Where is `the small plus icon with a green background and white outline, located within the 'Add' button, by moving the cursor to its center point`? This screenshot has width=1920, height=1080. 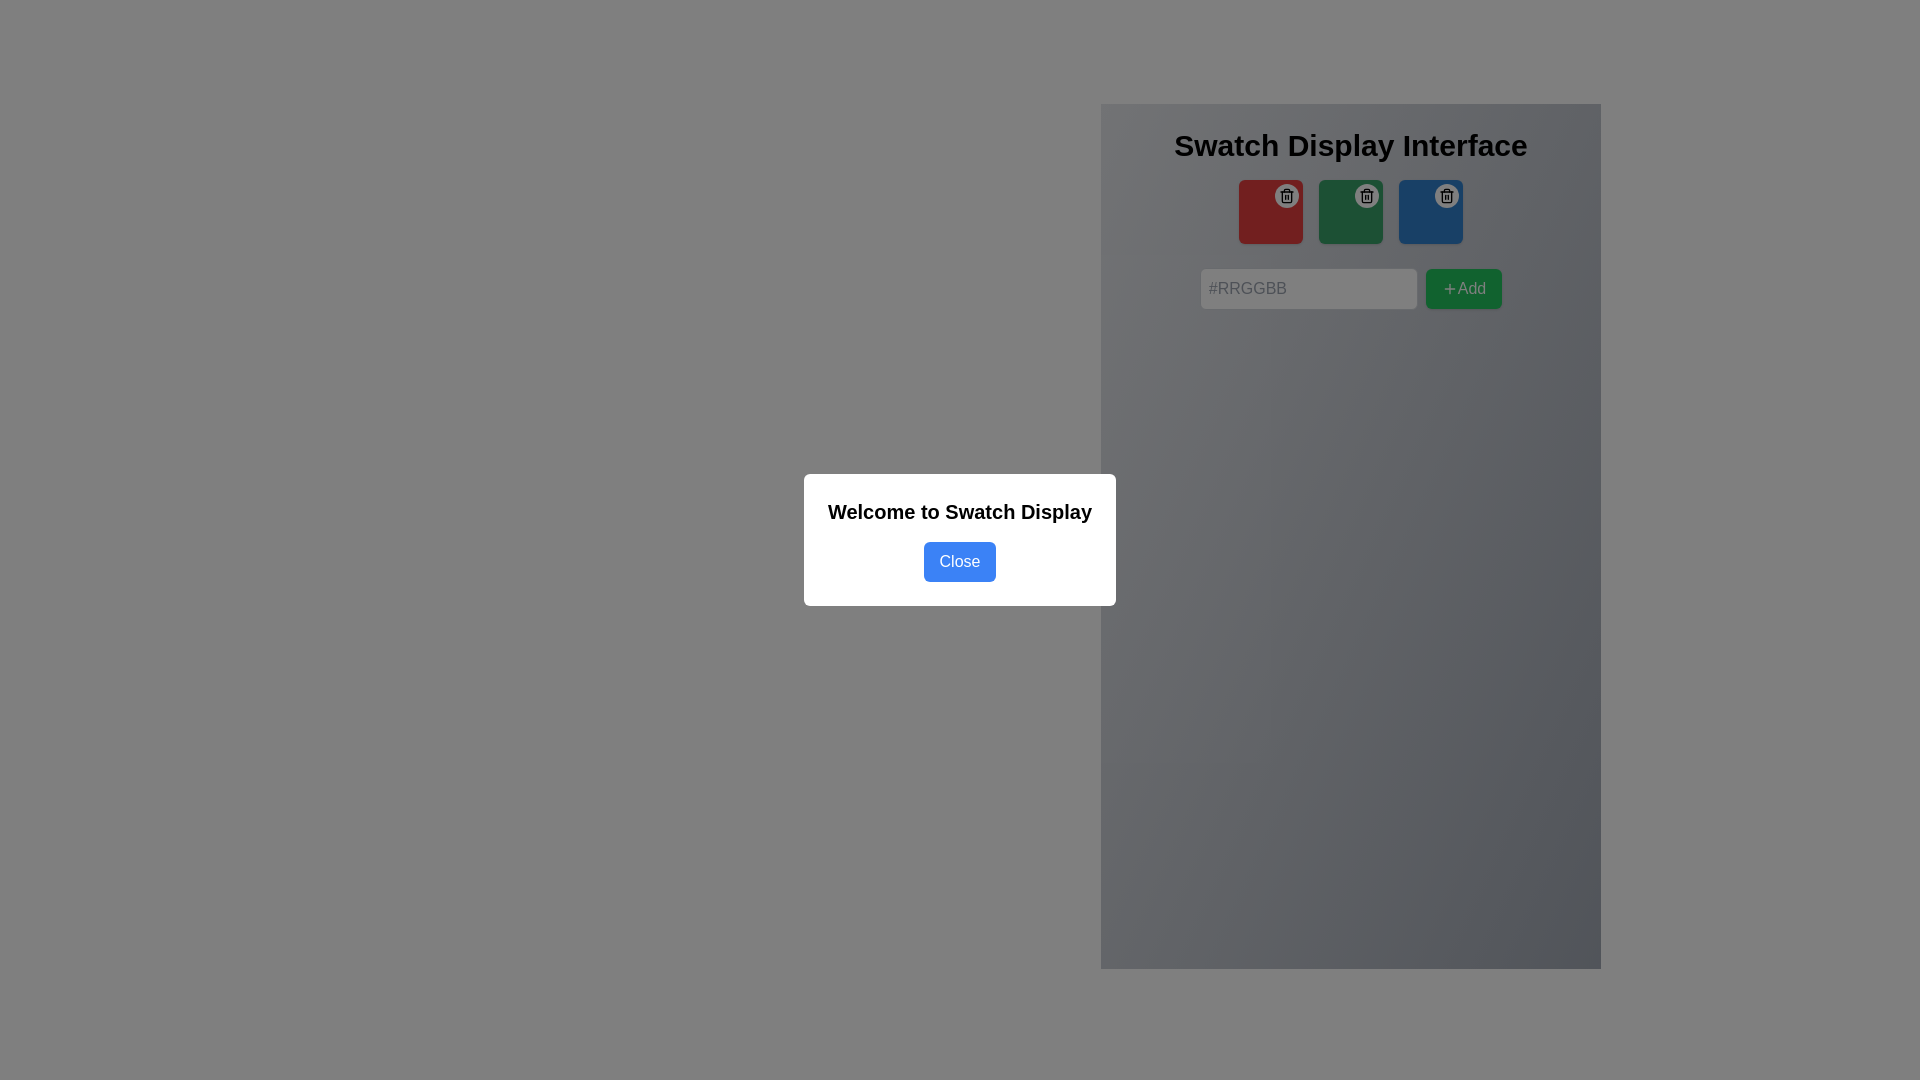
the small plus icon with a green background and white outline, located within the 'Add' button, by moving the cursor to its center point is located at coordinates (1449, 289).